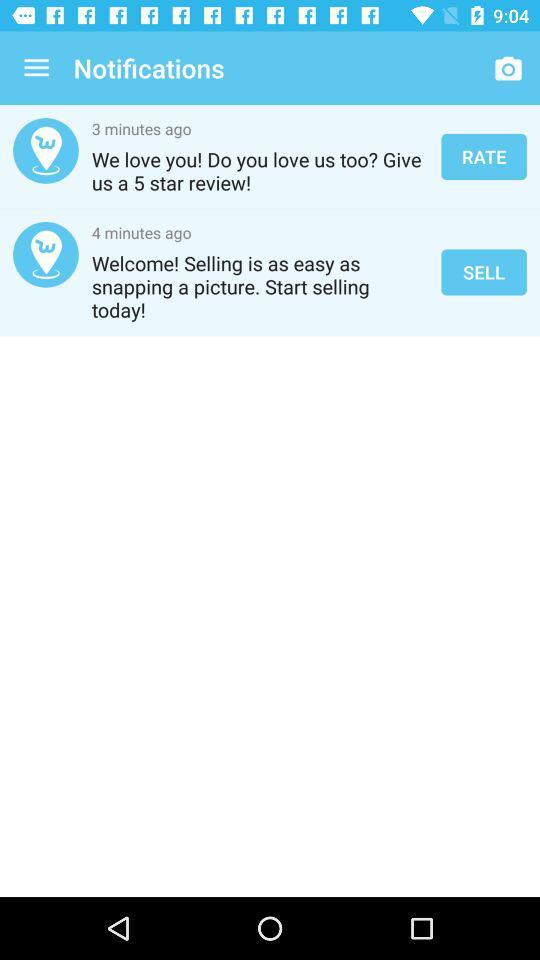 This screenshot has width=540, height=960. I want to click on icon to the left of rate, so click(260, 170).